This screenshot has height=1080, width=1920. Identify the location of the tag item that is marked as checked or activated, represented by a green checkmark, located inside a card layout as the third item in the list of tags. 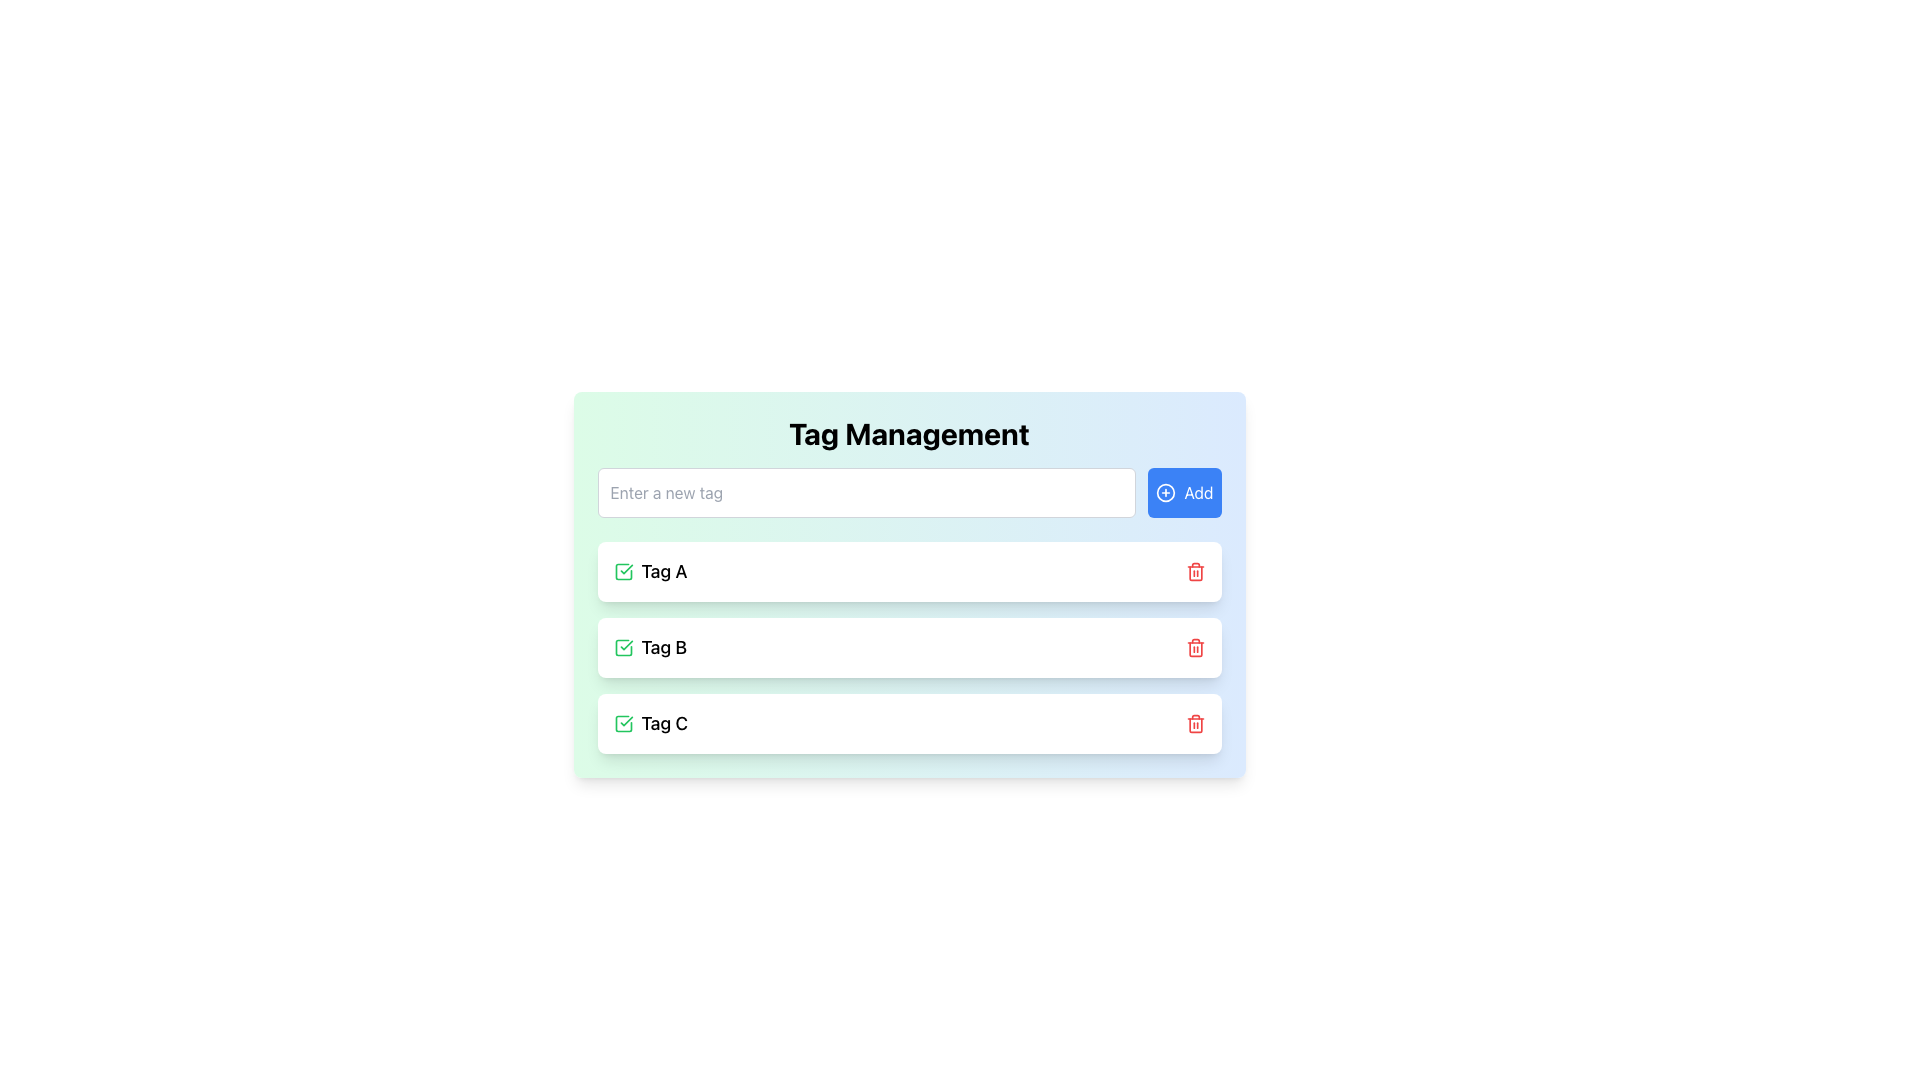
(650, 724).